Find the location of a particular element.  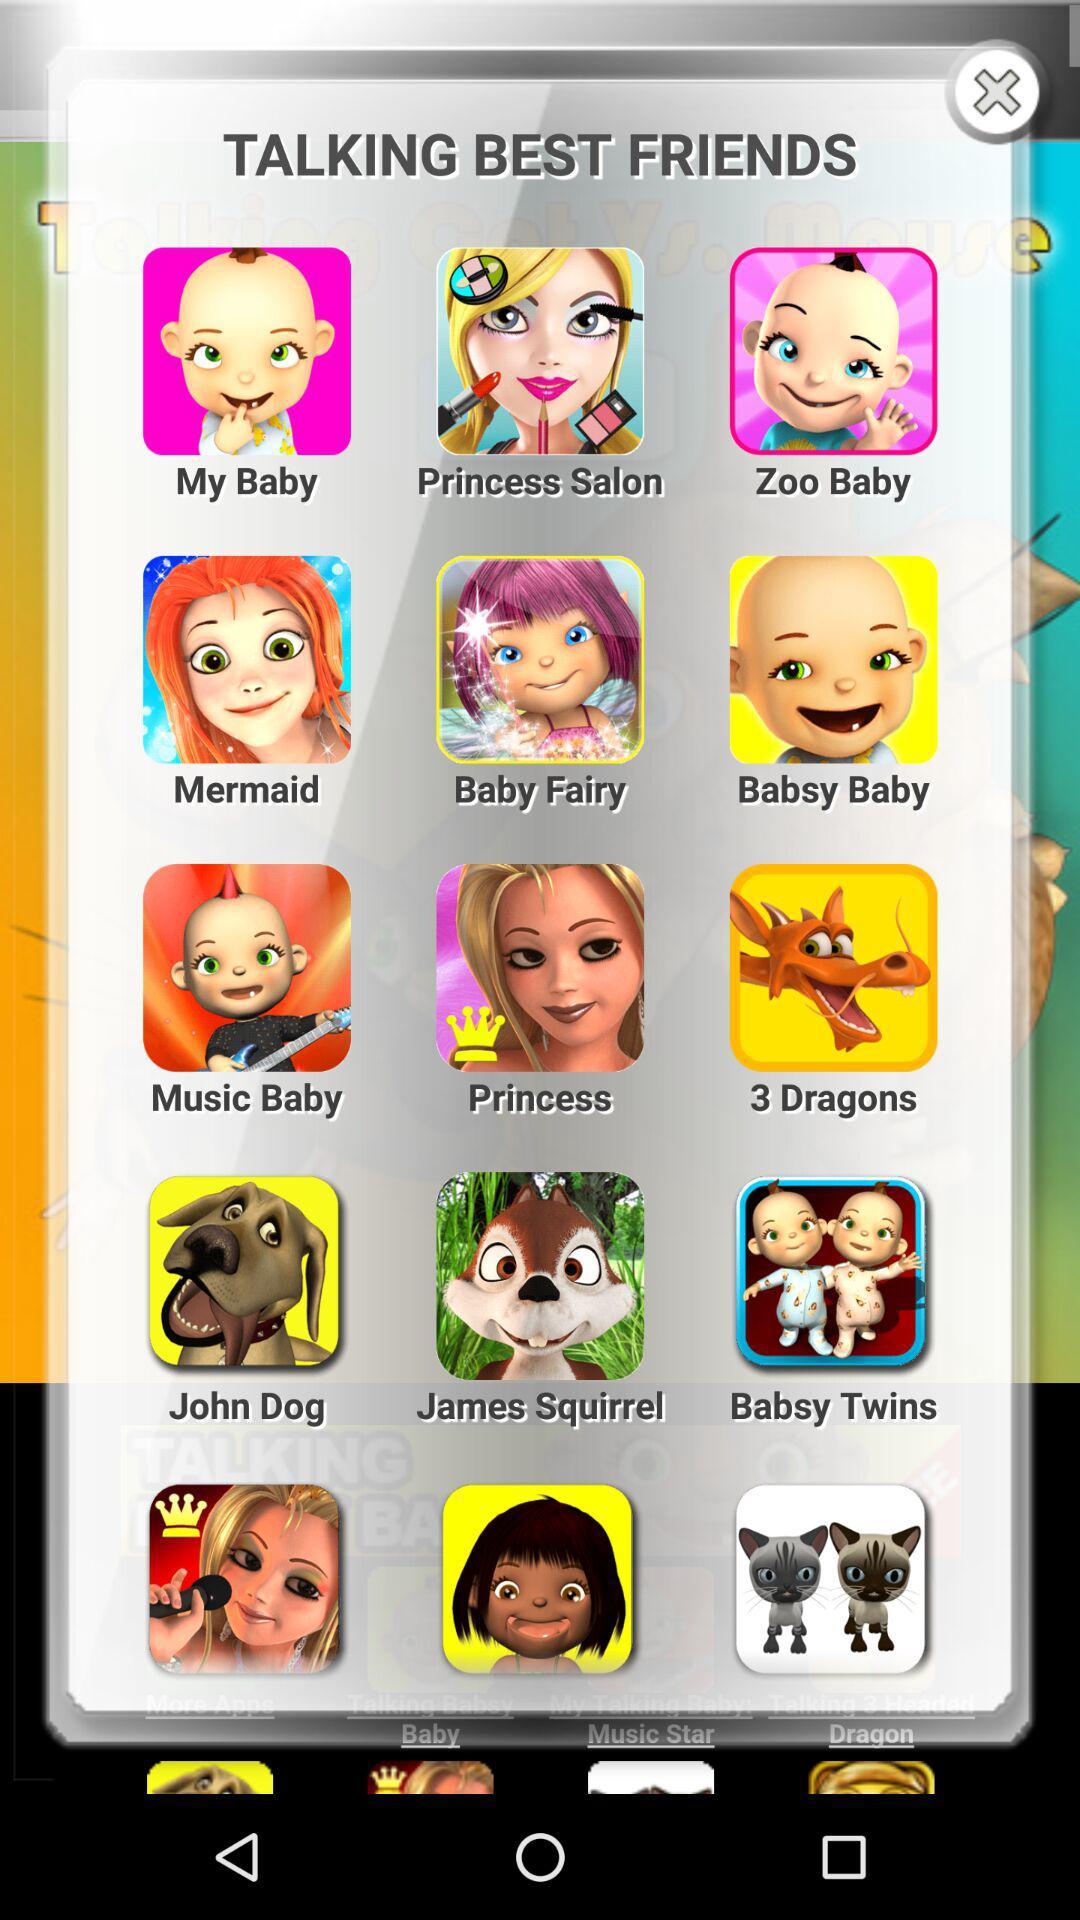

button is located at coordinates (1001, 93).